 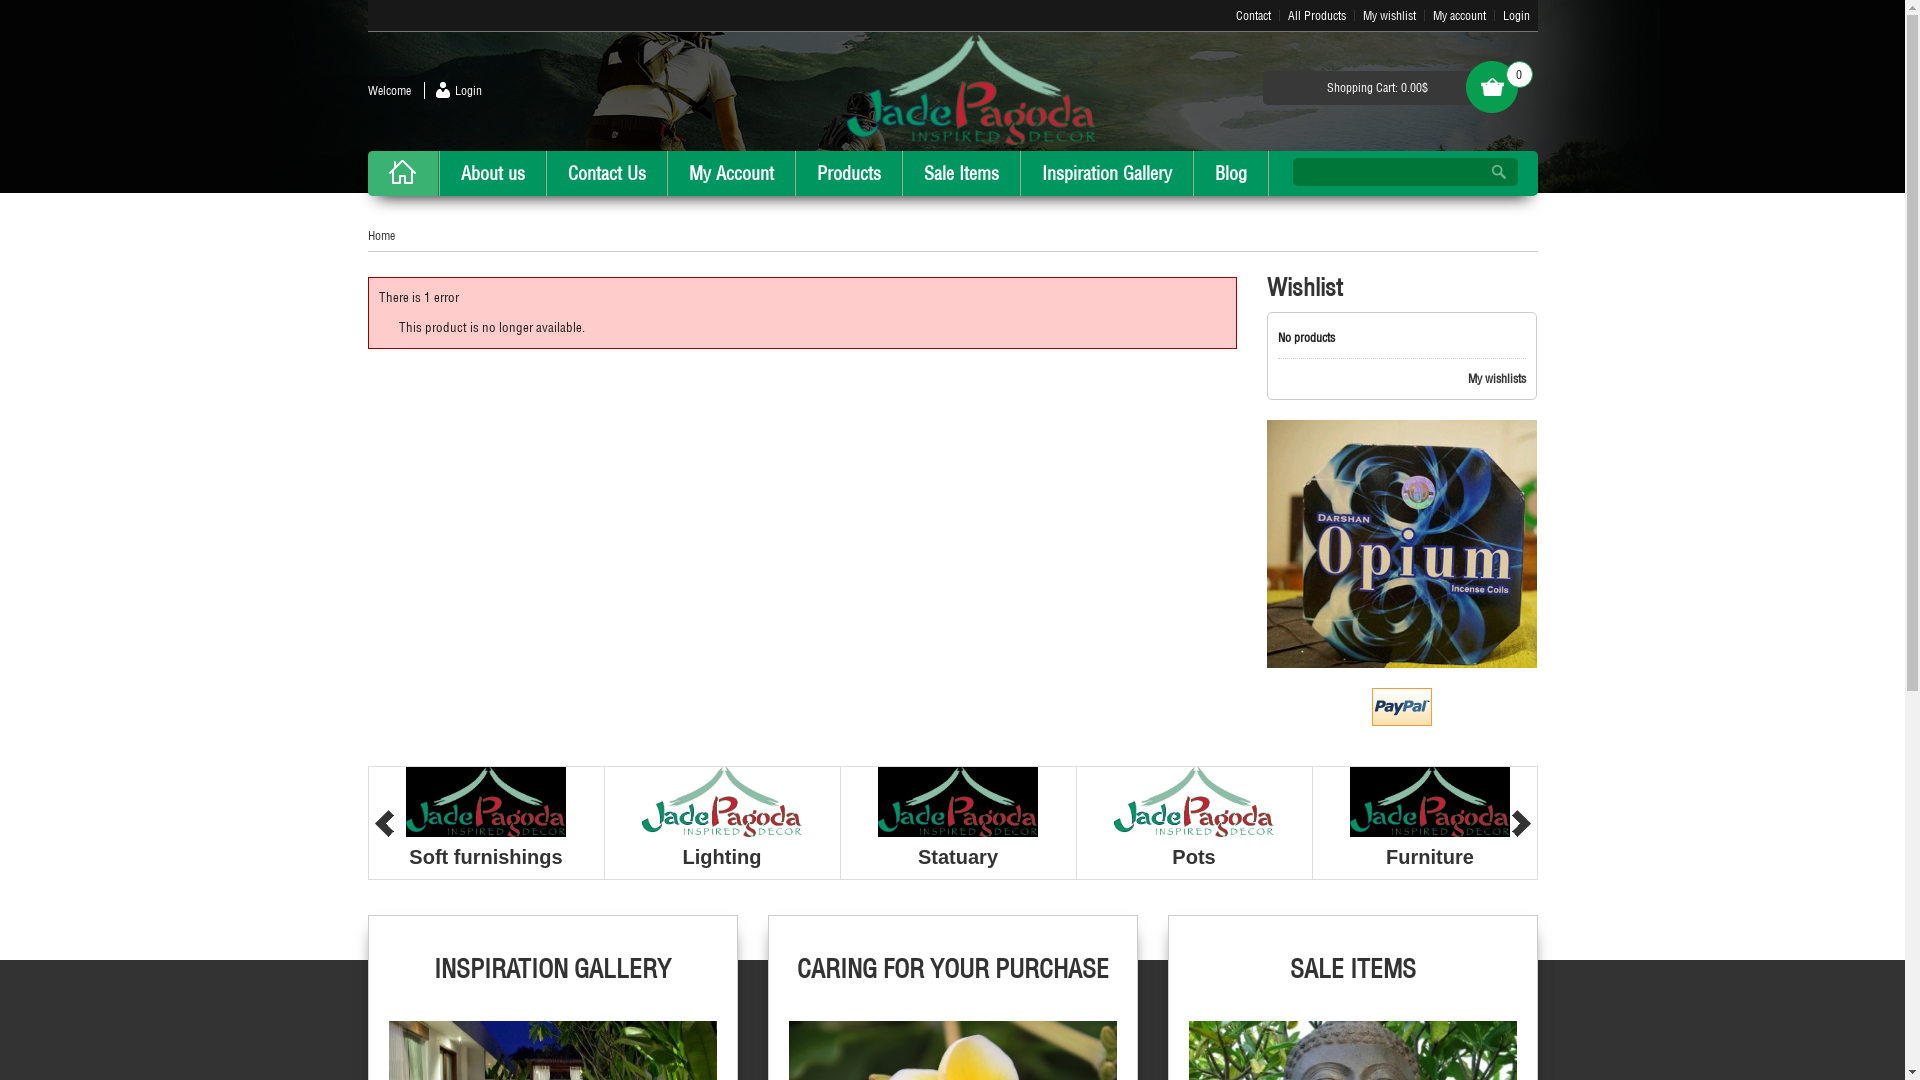 I want to click on 'Jade Pagoda ', so click(x=846, y=88).